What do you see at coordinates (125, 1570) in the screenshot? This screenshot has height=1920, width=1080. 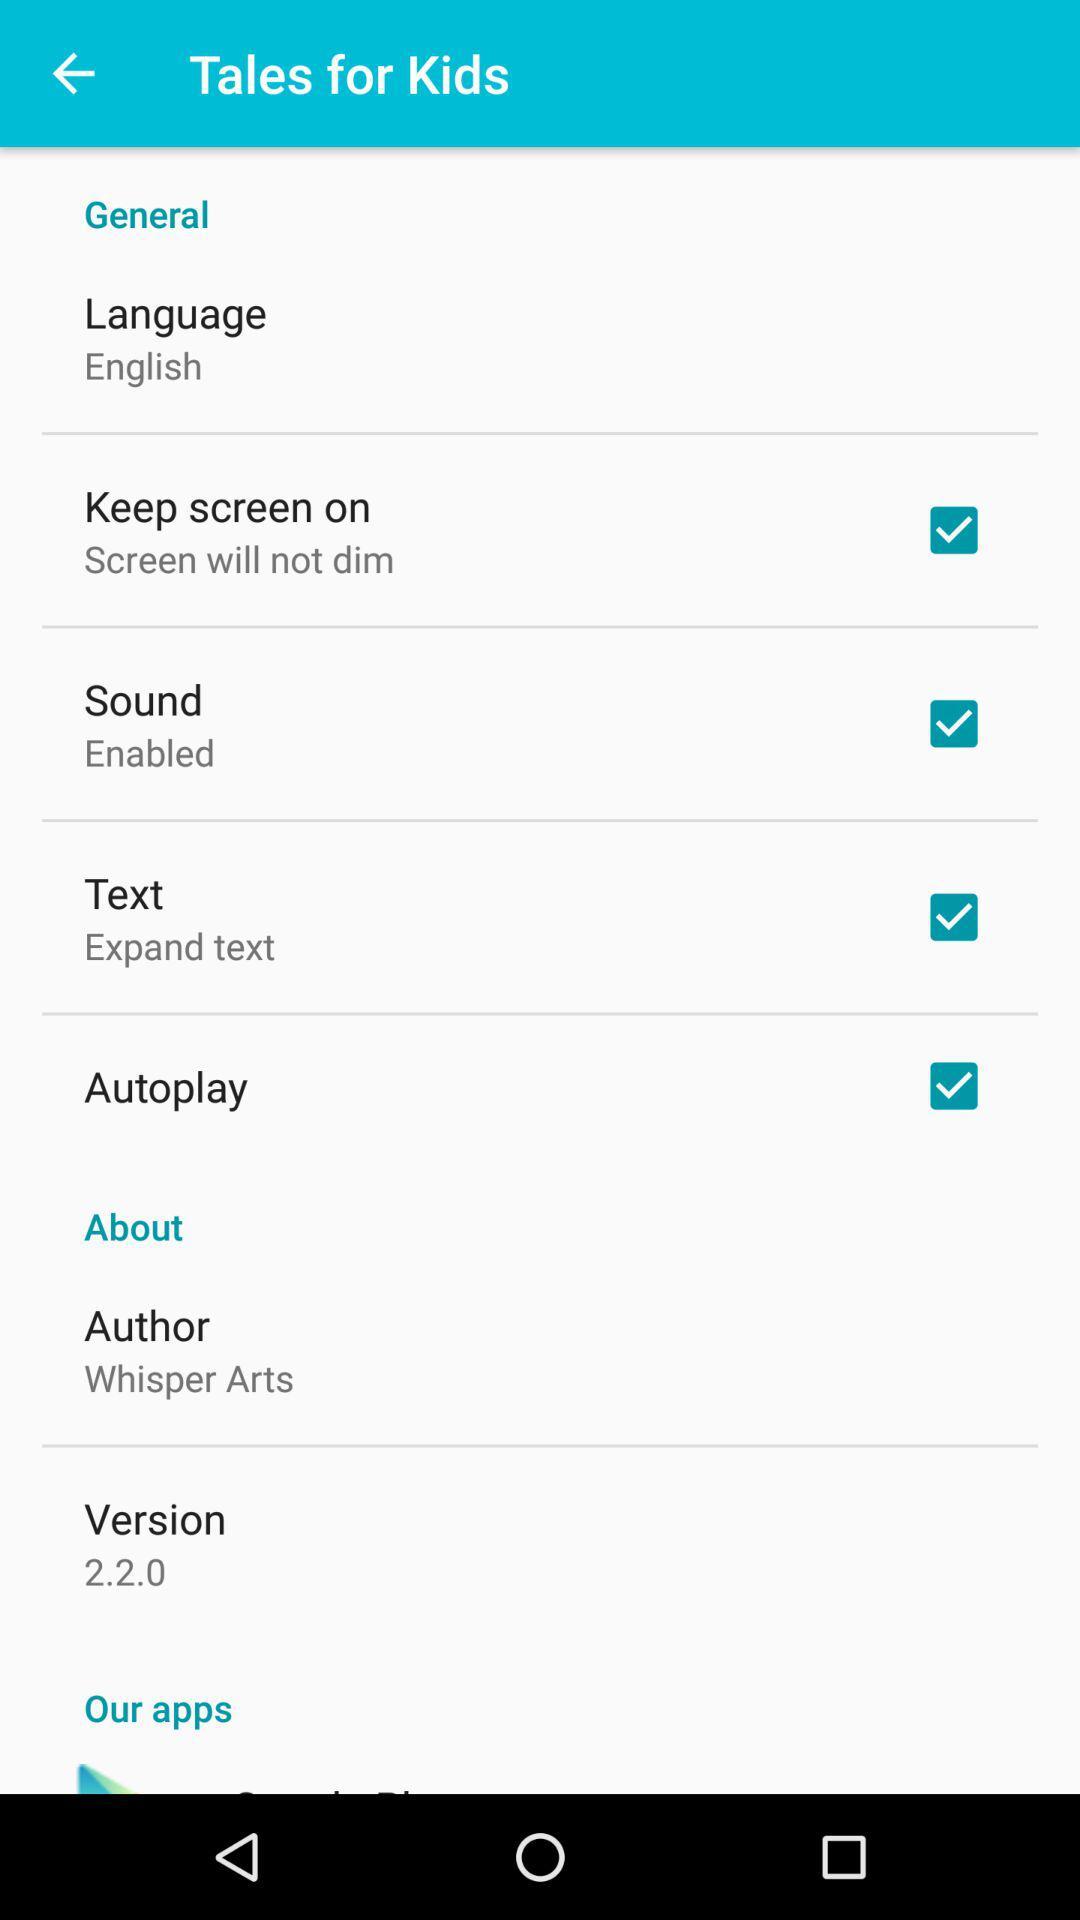 I see `2.2.0` at bounding box center [125, 1570].